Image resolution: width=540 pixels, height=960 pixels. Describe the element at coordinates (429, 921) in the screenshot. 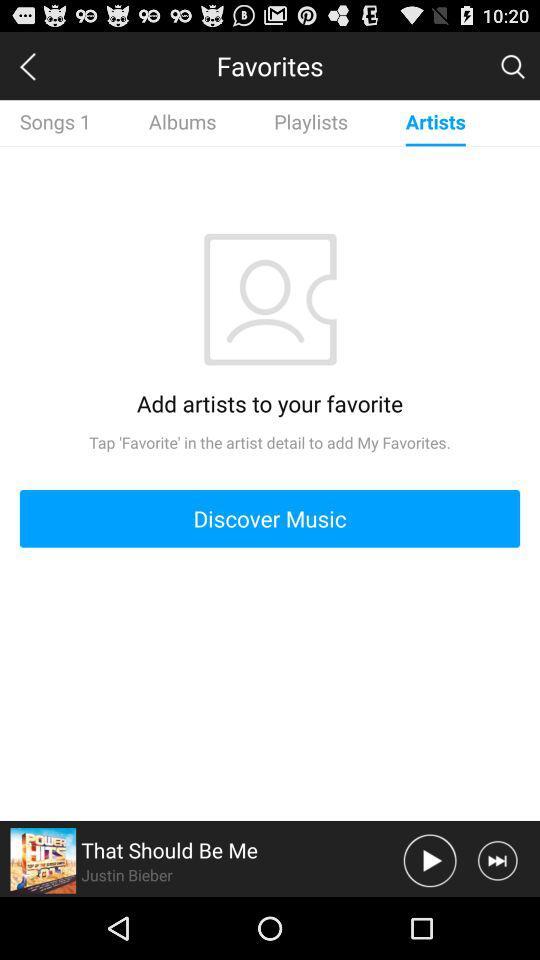

I see `the play icon` at that location.